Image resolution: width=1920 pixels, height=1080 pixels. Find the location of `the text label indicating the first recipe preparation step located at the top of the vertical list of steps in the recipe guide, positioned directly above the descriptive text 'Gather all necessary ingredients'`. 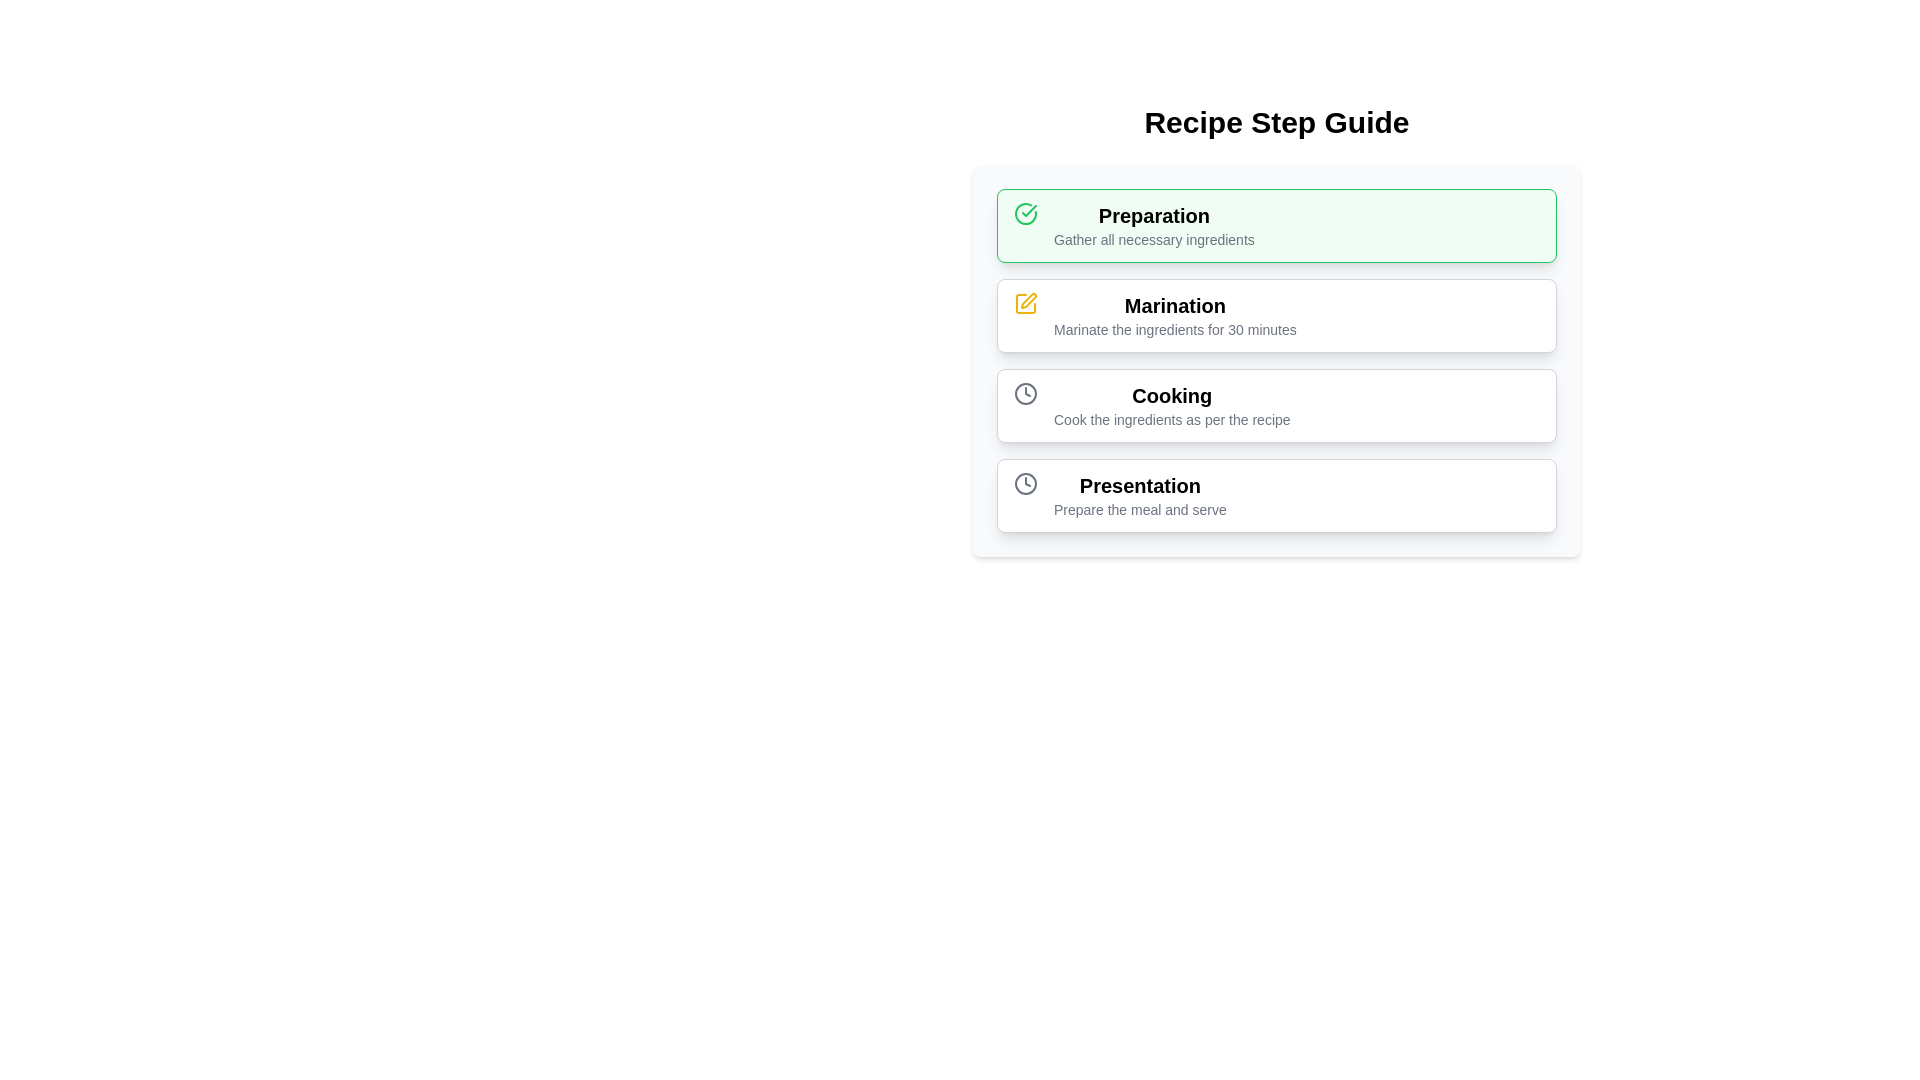

the text label indicating the first recipe preparation step located at the top of the vertical list of steps in the recipe guide, positioned directly above the descriptive text 'Gather all necessary ingredients' is located at coordinates (1154, 216).